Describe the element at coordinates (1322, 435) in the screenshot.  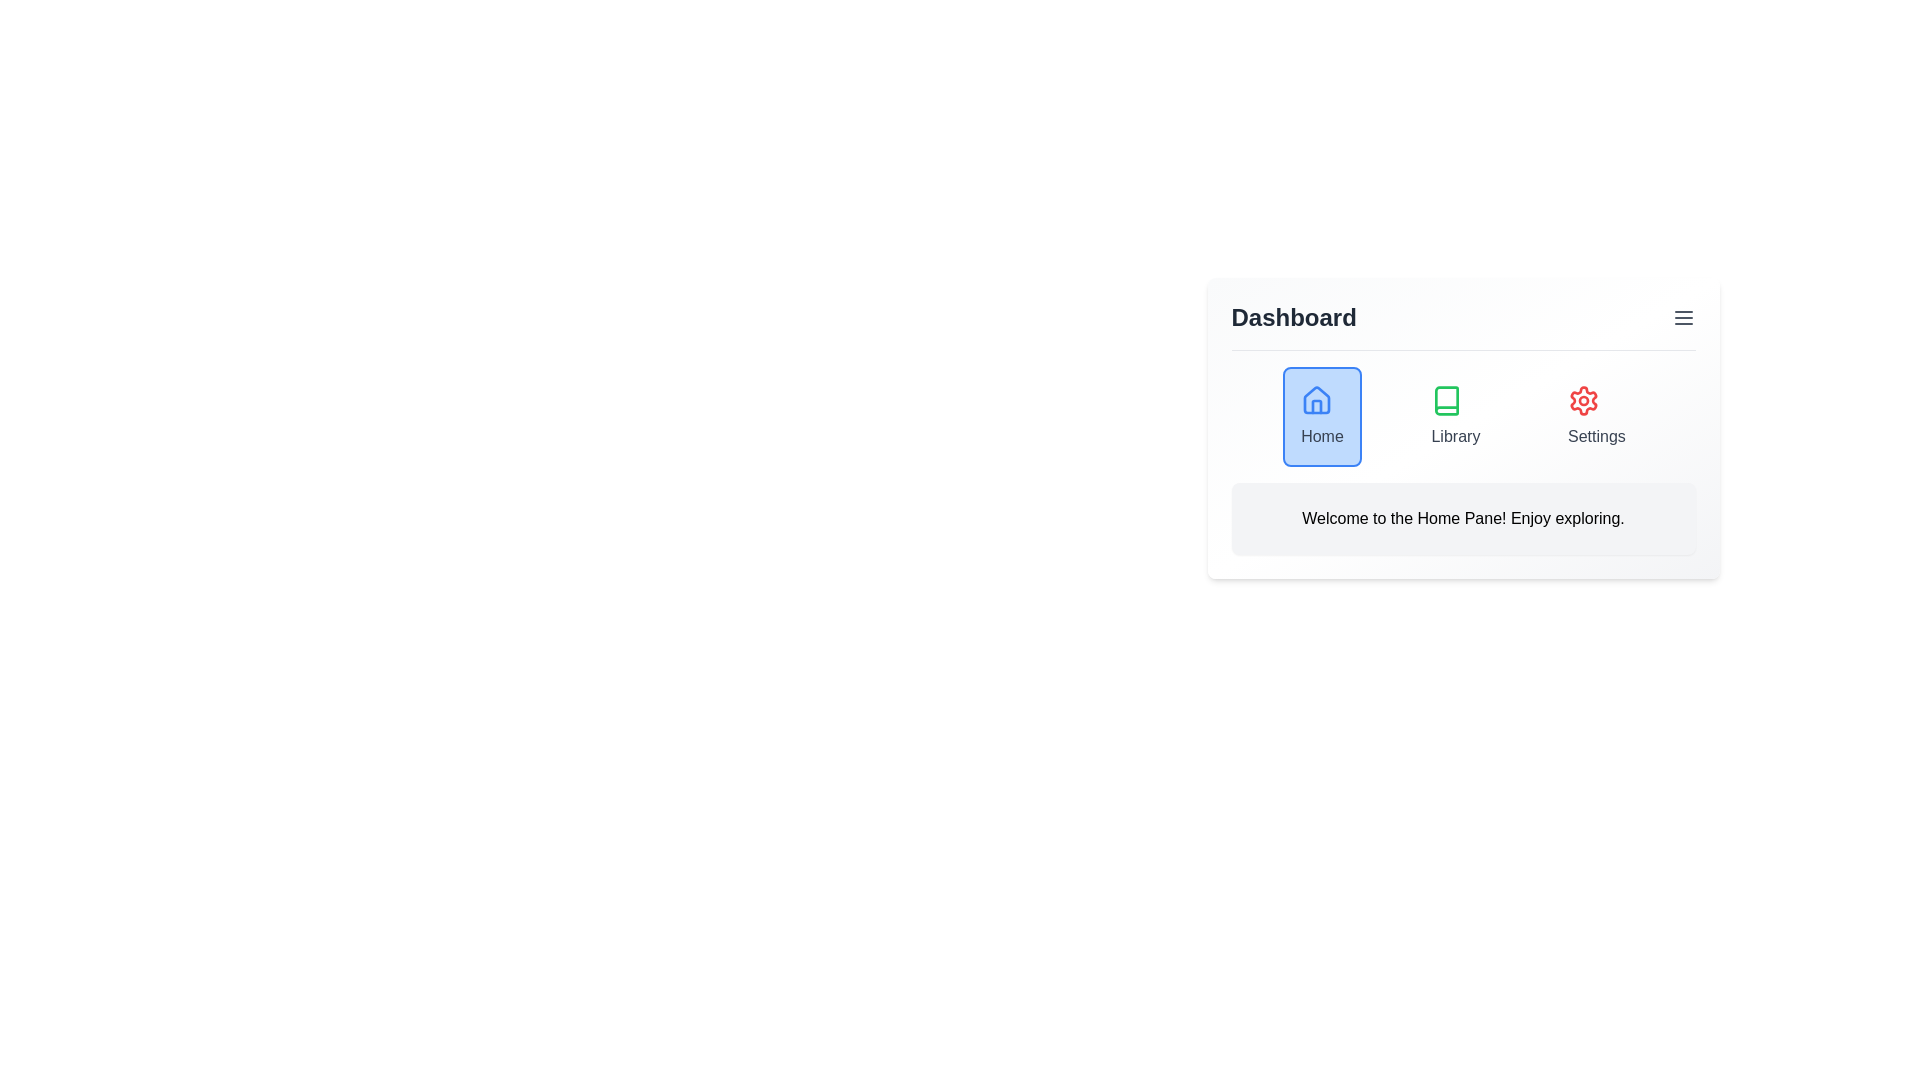
I see `text label 'Home' located in the bottom section of a blue-bordered button on the left side of a horizontal list of buttons` at that location.